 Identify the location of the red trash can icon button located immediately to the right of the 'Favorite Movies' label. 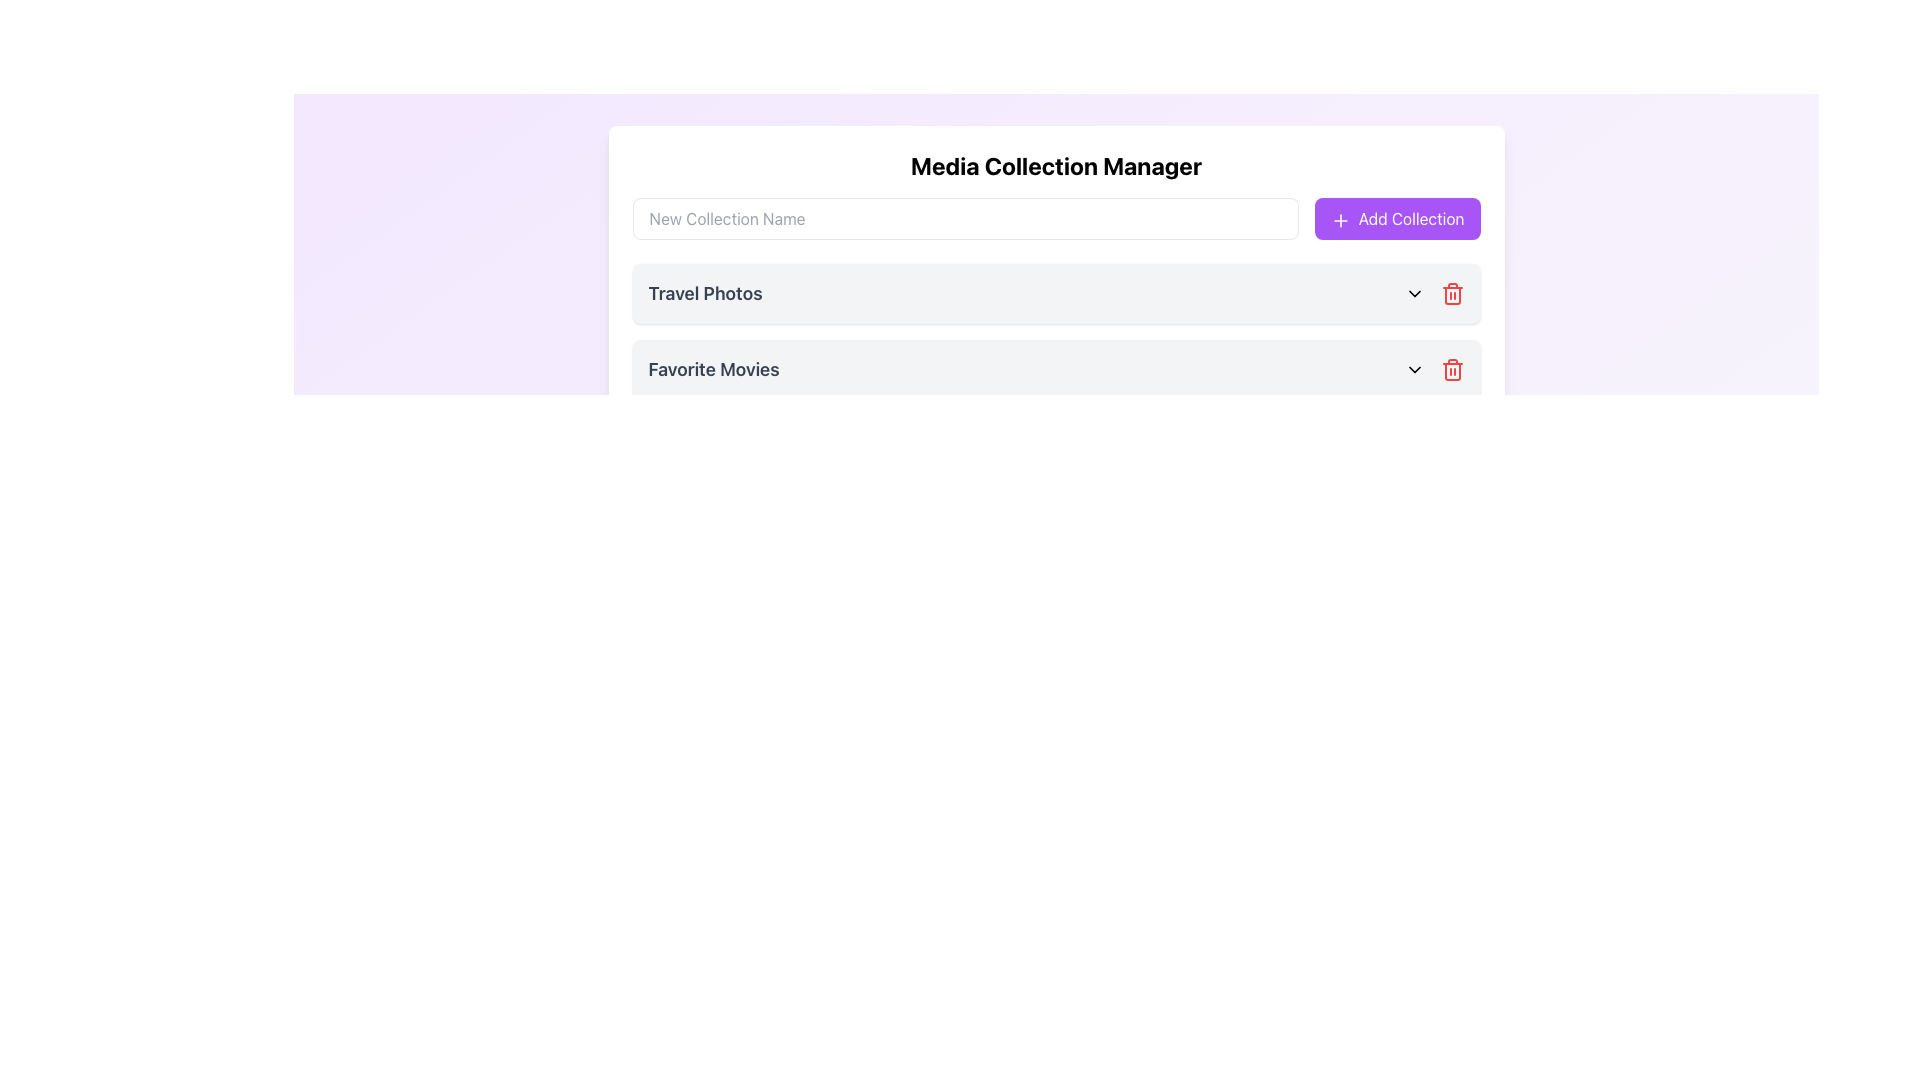
(1452, 293).